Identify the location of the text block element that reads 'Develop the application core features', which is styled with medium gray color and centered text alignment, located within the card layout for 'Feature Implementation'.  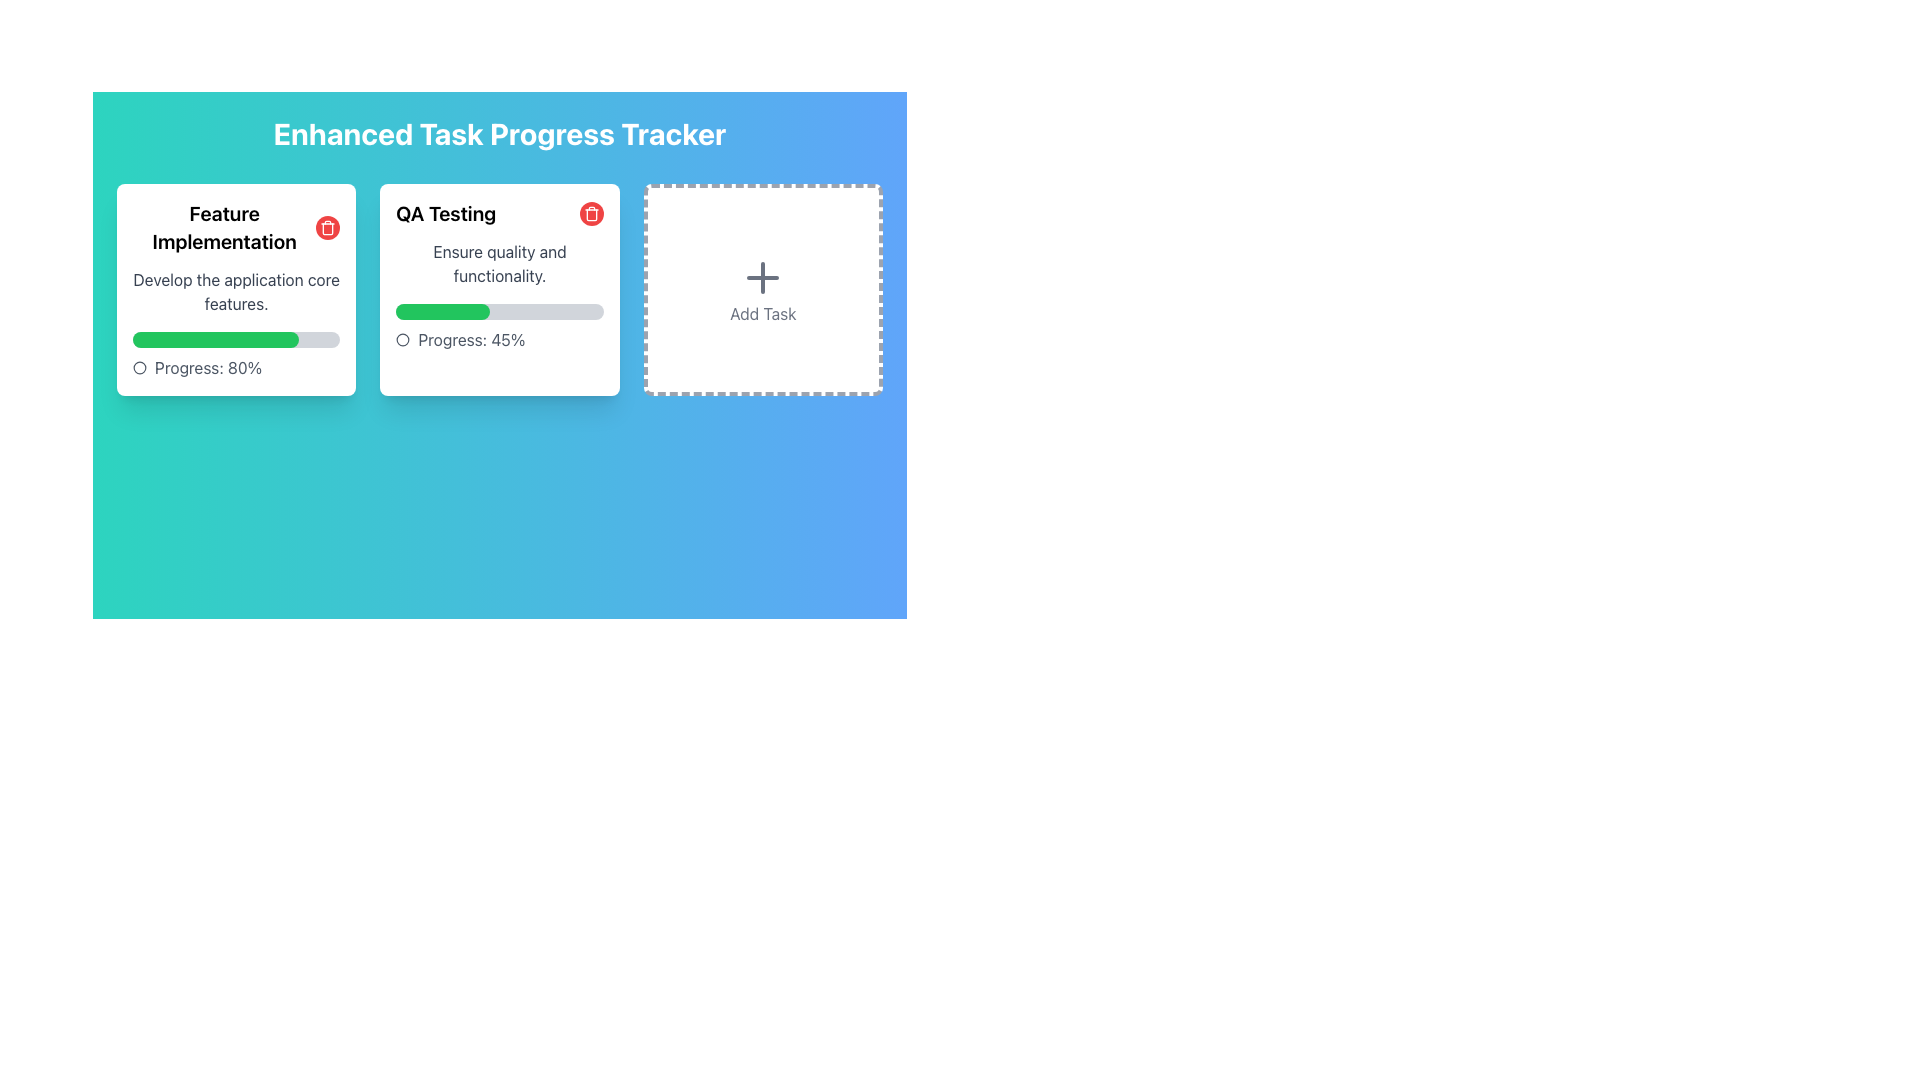
(236, 292).